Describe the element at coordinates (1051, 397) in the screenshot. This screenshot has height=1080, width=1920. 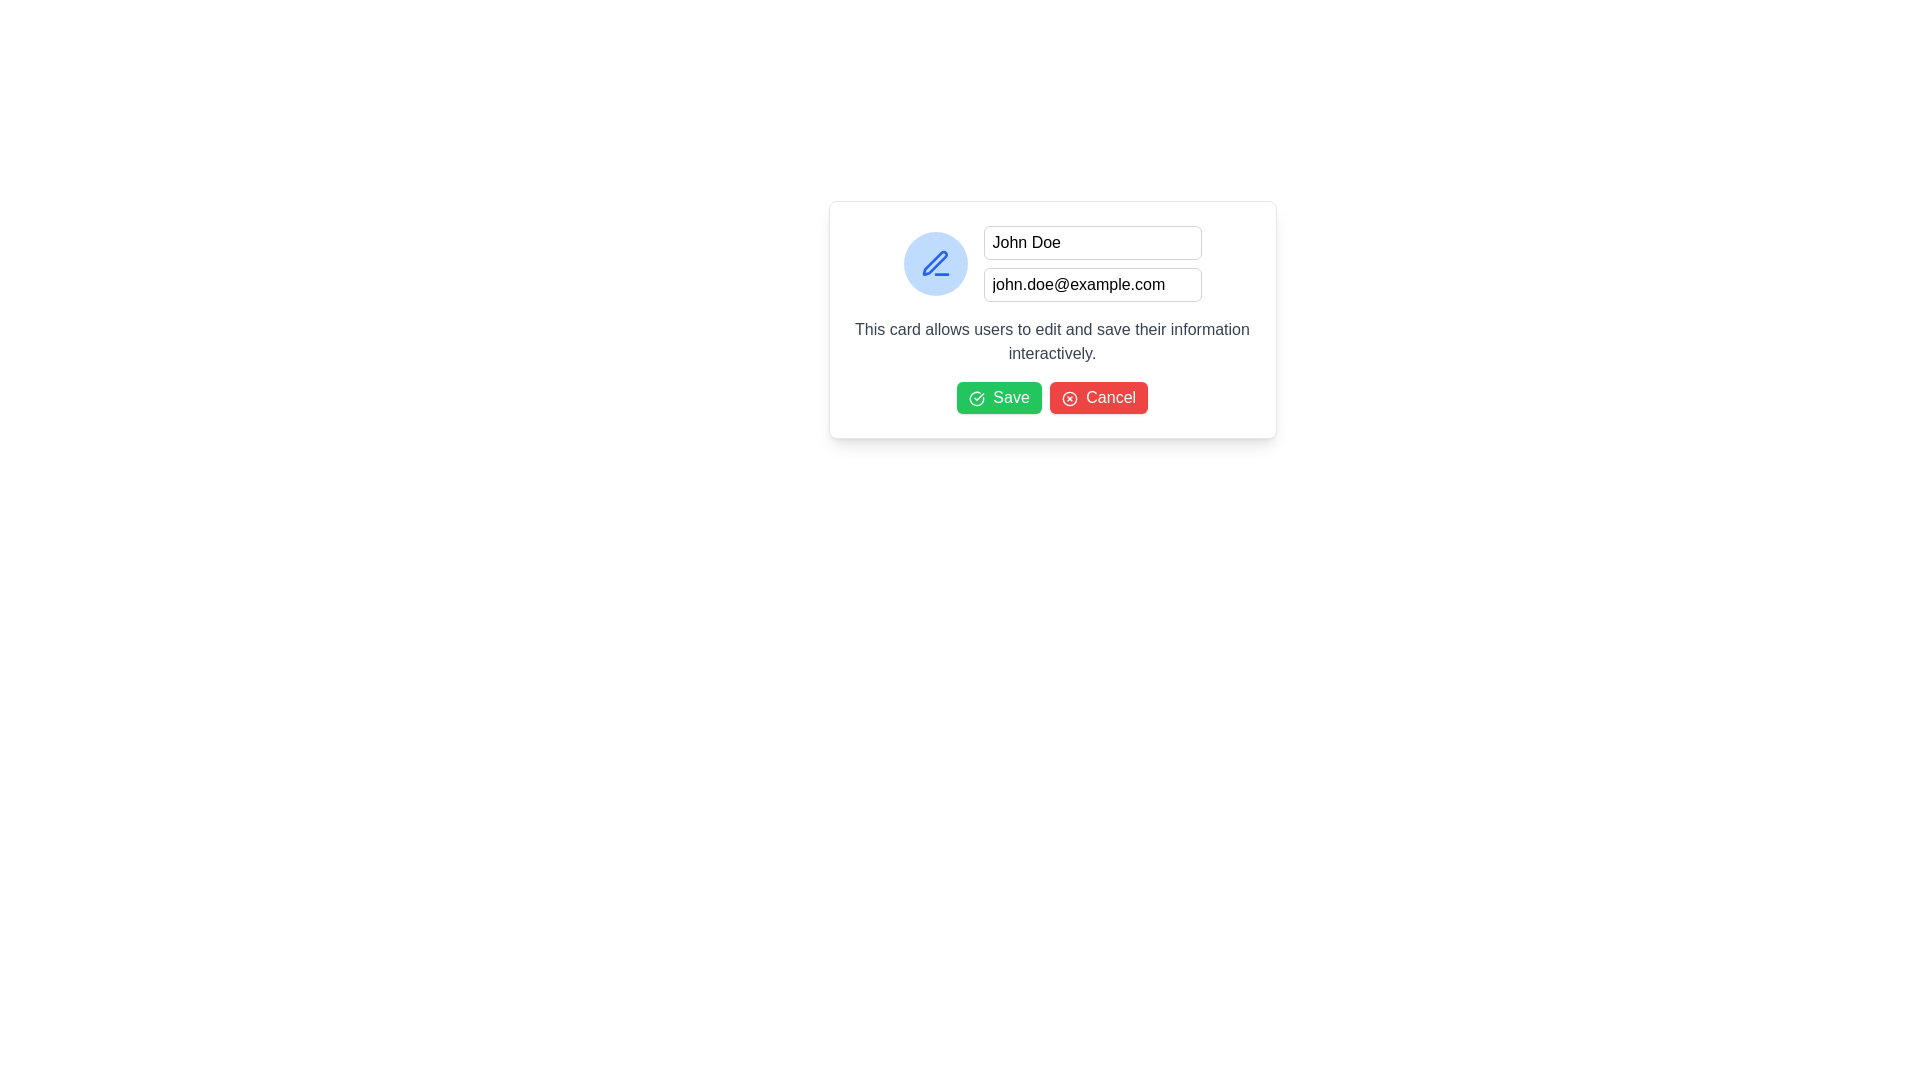
I see `the 'Cancel' button with a red background and white text, located at the bottom of the card layout, to discard changes` at that location.